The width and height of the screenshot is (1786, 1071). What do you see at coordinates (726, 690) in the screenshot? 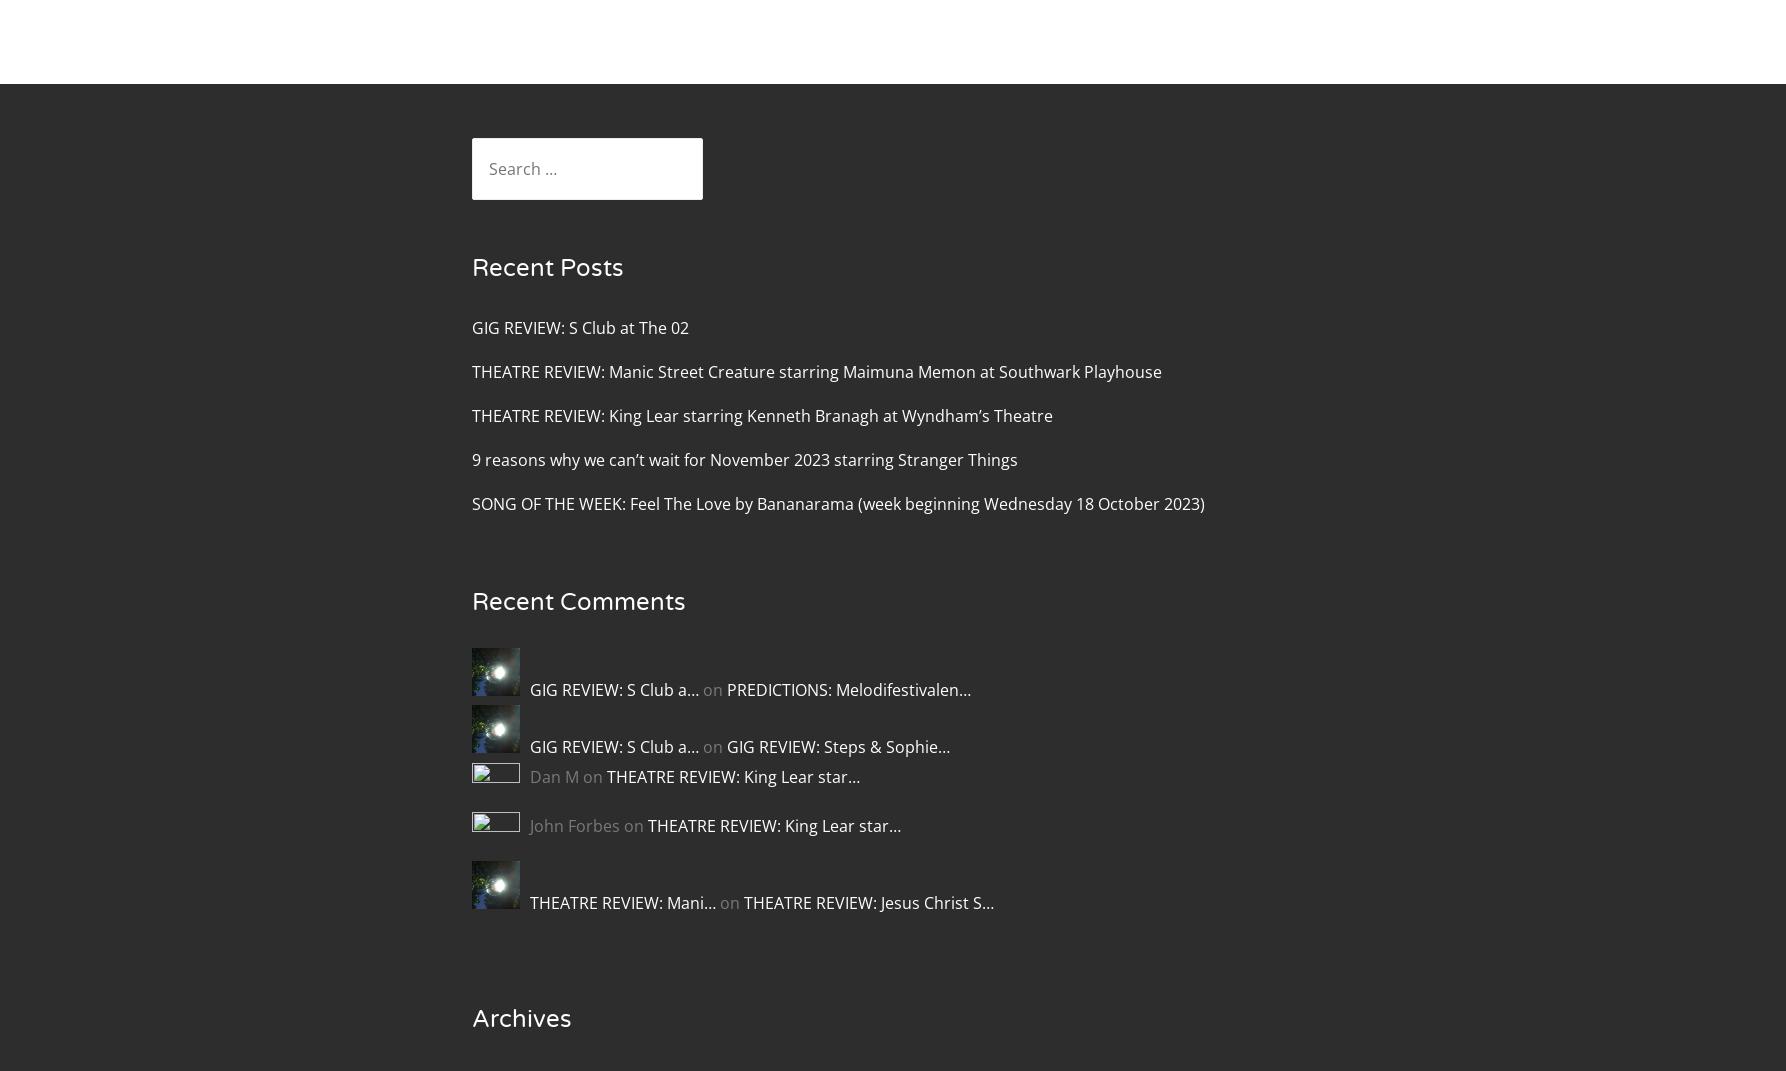
I see `'PREDICTIONS: Melodifestivalen…'` at bounding box center [726, 690].